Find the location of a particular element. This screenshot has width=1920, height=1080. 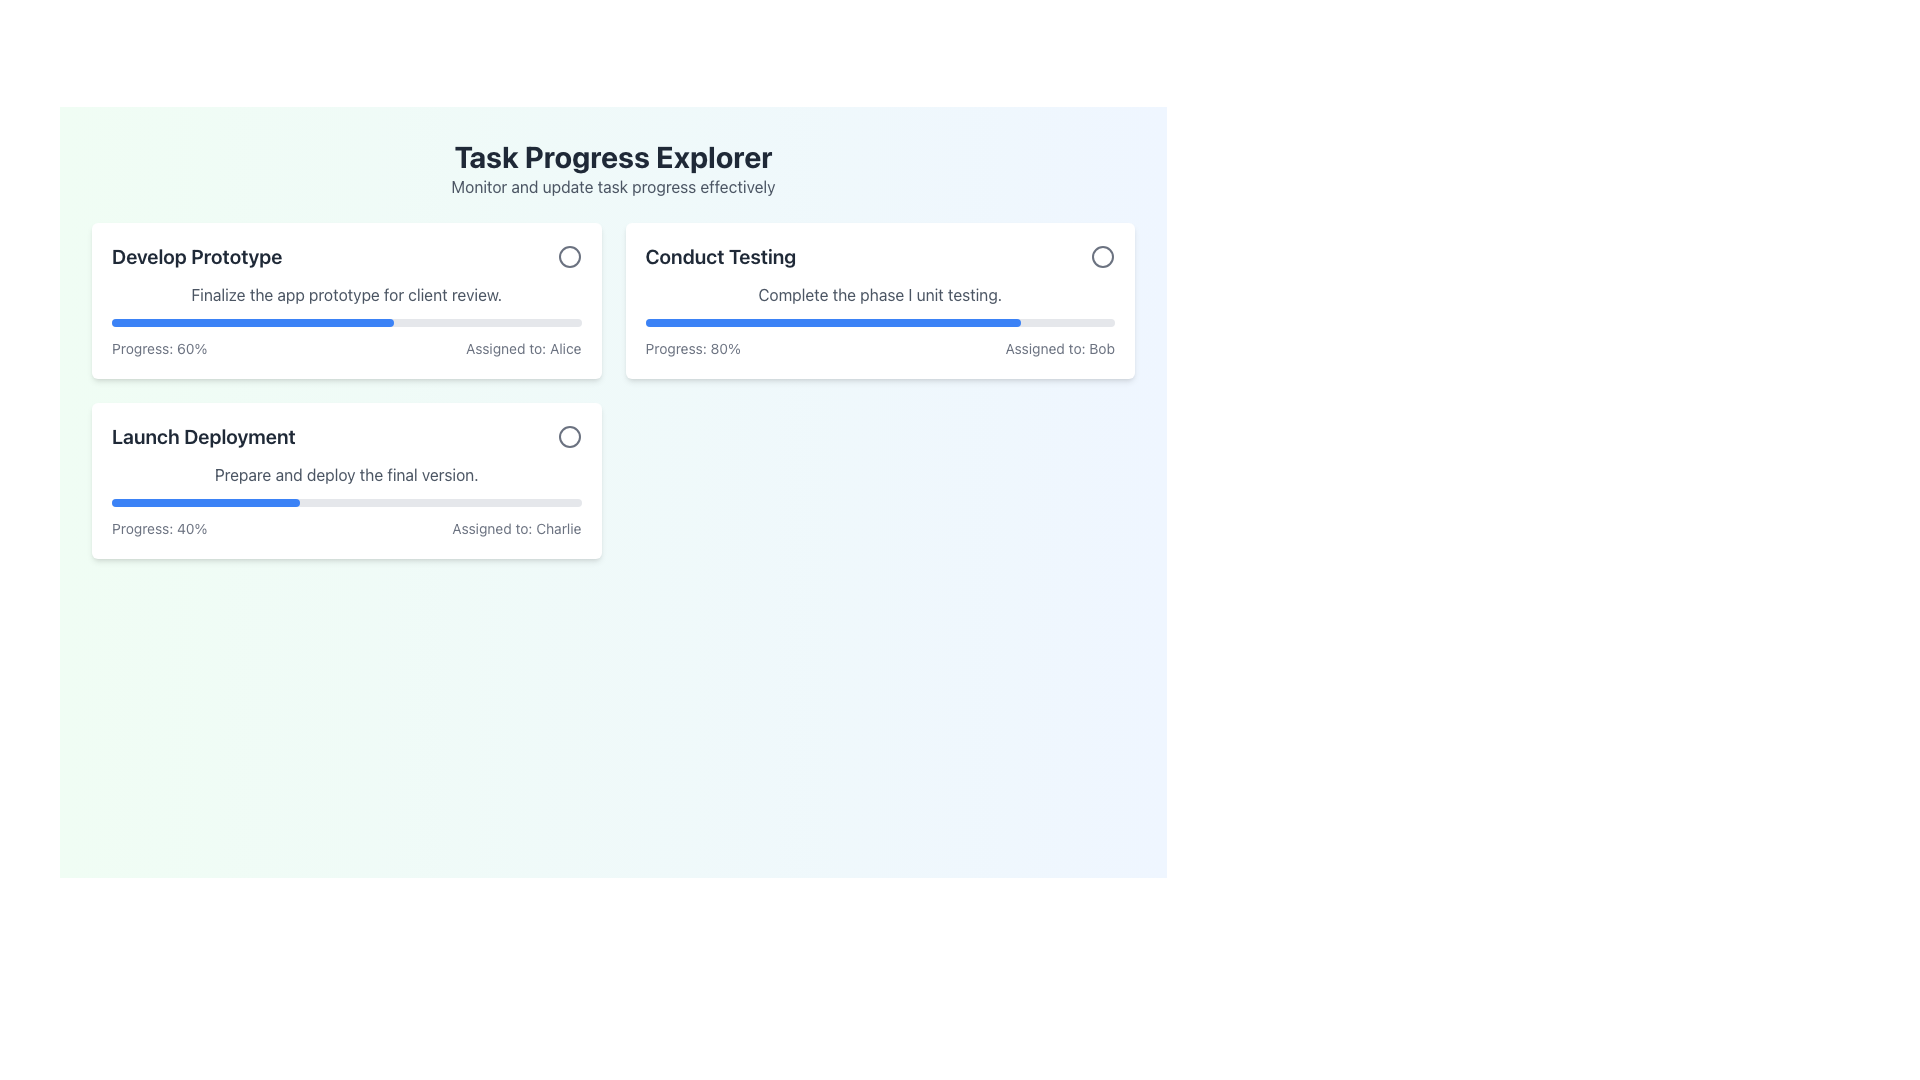

text heading that serves as the title for the second card in the vertically stacked layout, located between the 'Develop Prototype' card and the progress bar is located at coordinates (203, 435).